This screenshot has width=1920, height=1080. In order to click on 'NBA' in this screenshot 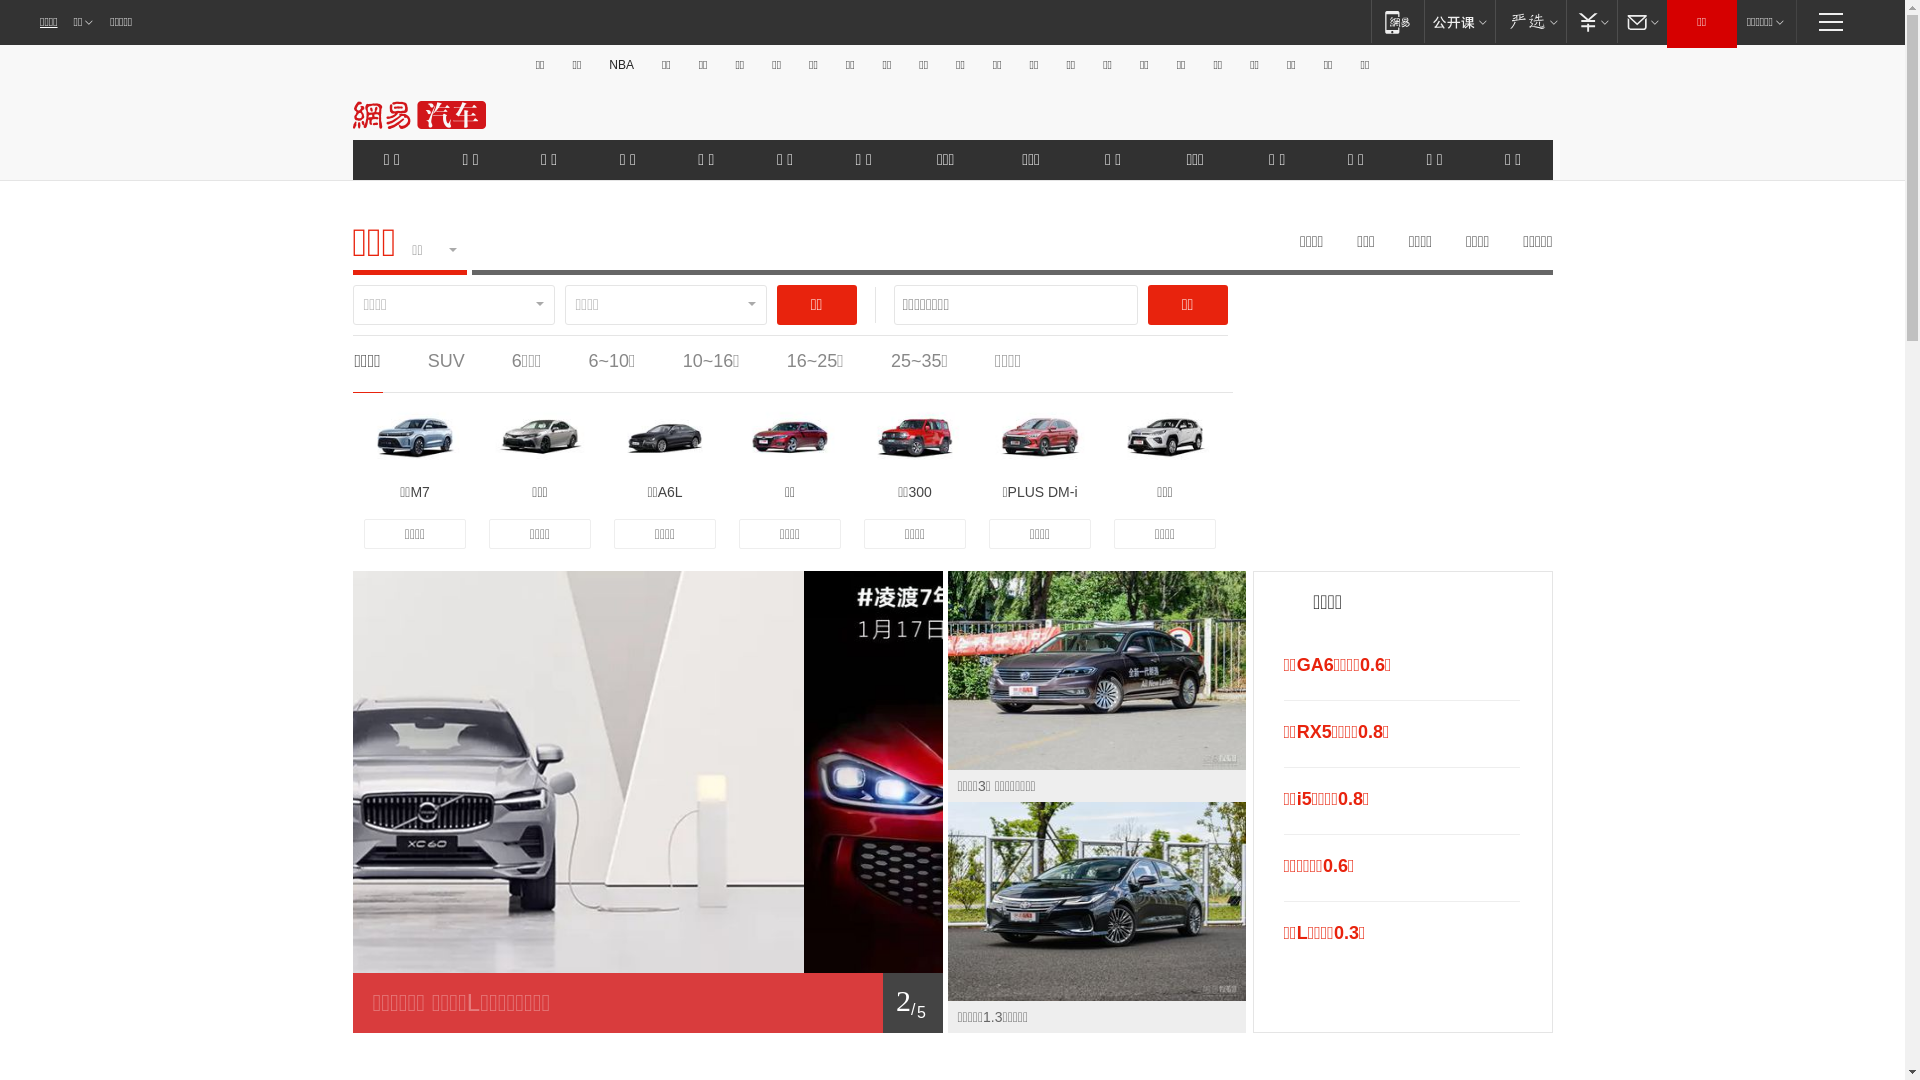, I will do `click(620, 64)`.